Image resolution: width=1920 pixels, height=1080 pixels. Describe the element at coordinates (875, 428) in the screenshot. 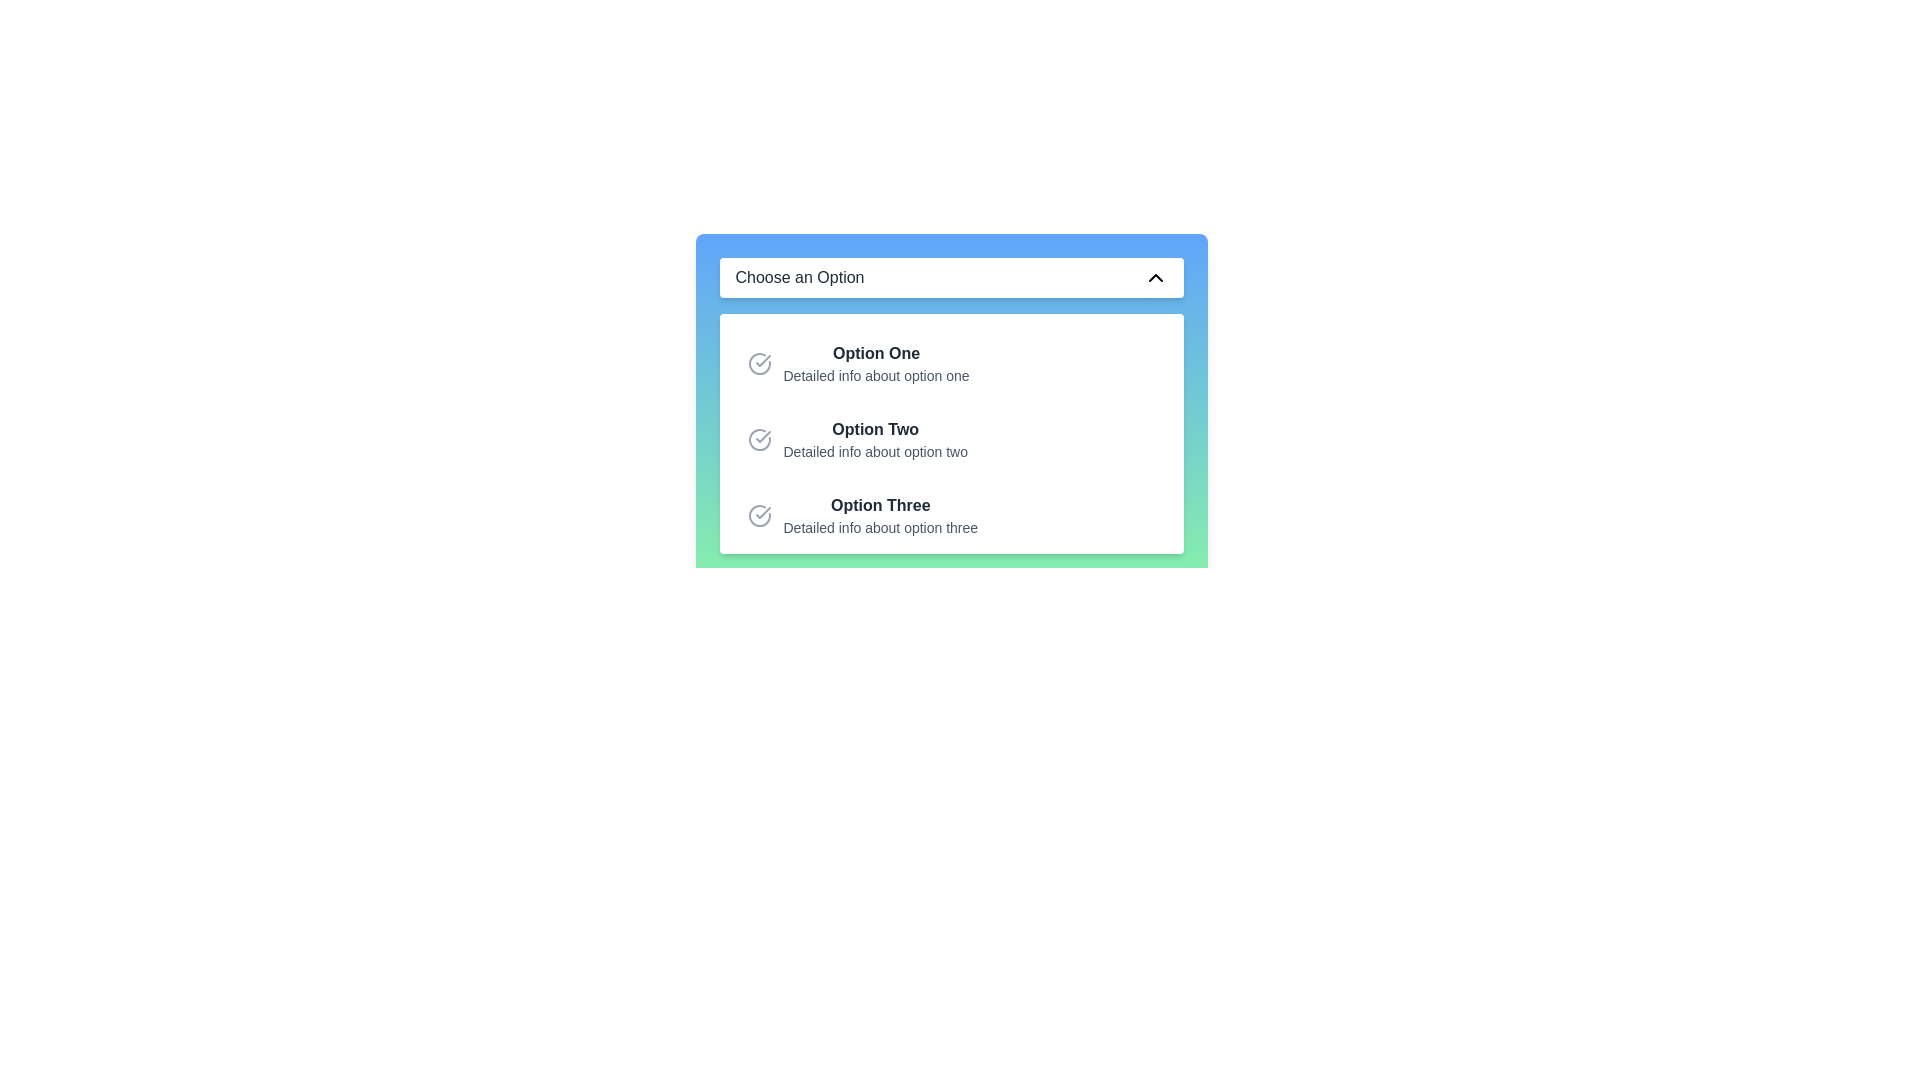

I see `text label displaying 'Option Two', which is the second item in the dropdown menu options, situated above the detailed info about option two` at that location.